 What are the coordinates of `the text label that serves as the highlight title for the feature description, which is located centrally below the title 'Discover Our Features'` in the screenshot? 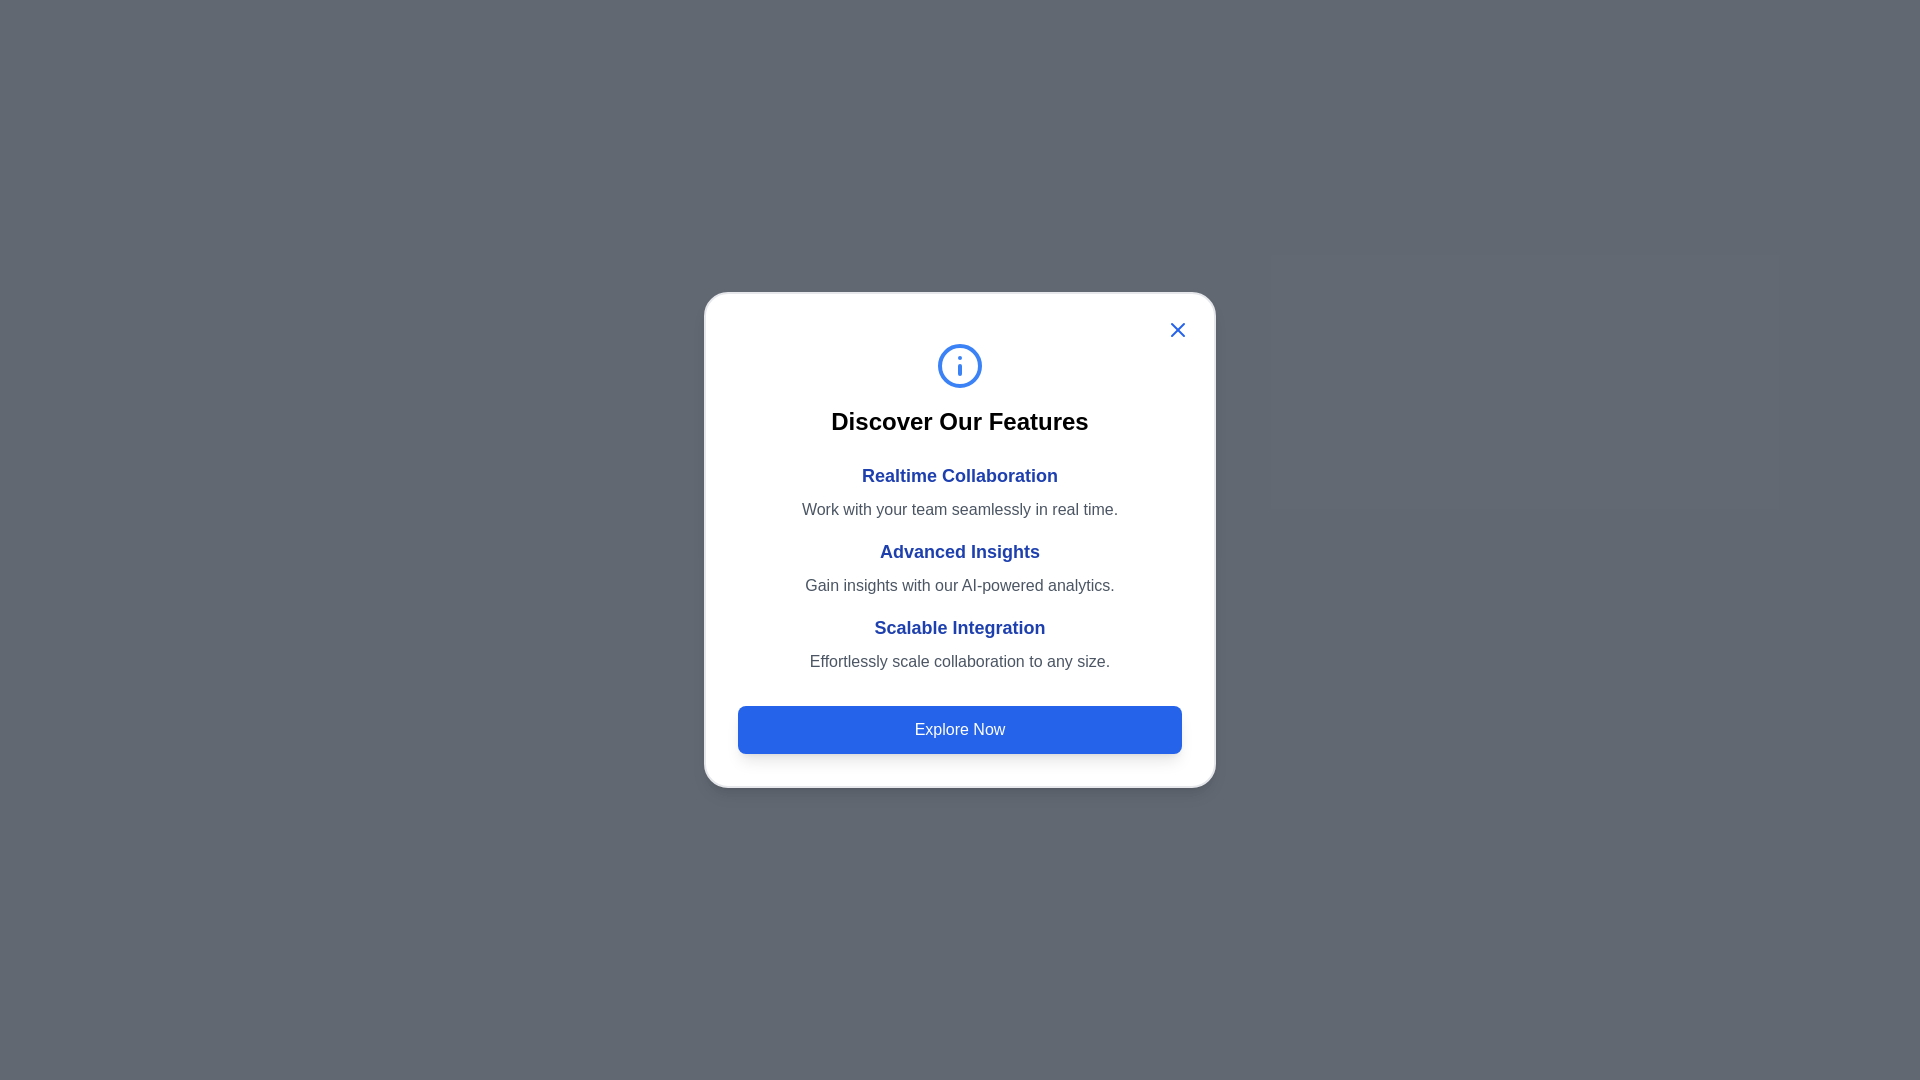 It's located at (960, 475).